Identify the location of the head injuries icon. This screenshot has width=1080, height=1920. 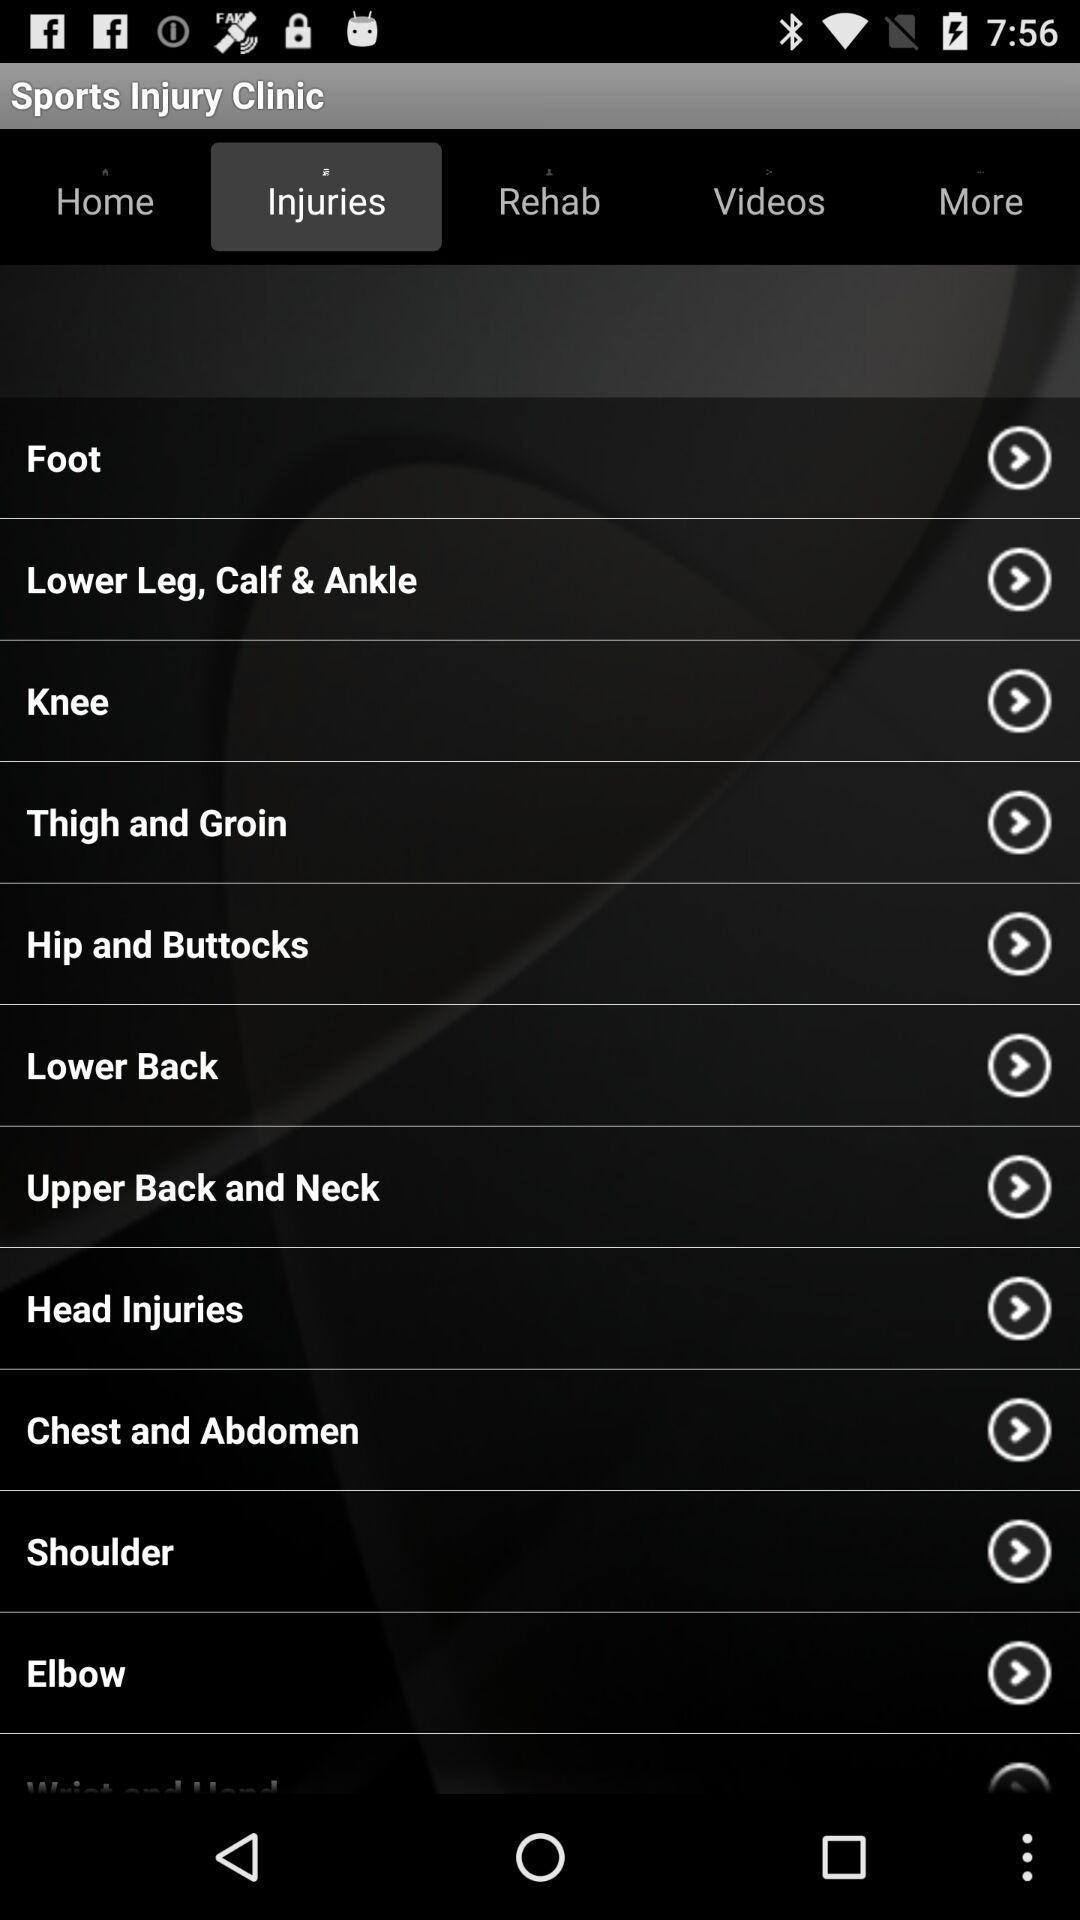
(135, 1308).